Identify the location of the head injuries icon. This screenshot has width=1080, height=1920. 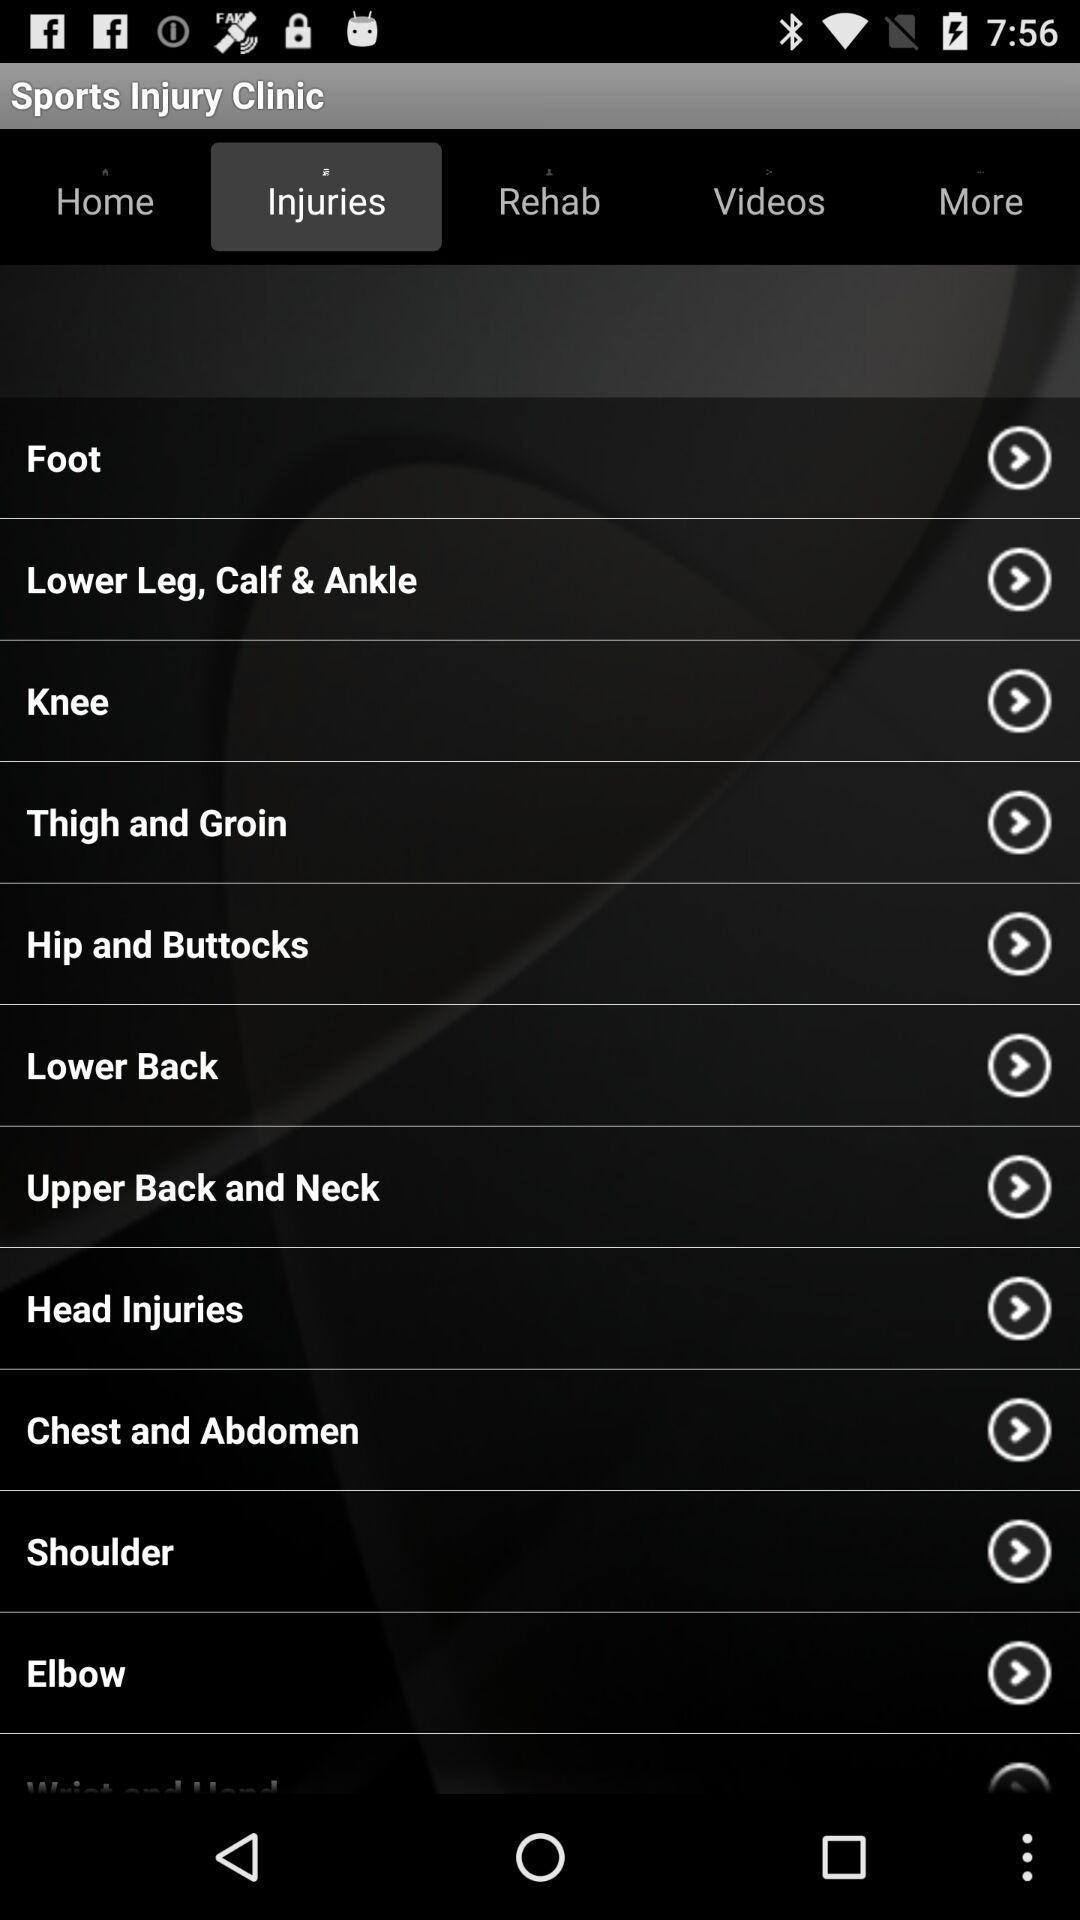
(135, 1308).